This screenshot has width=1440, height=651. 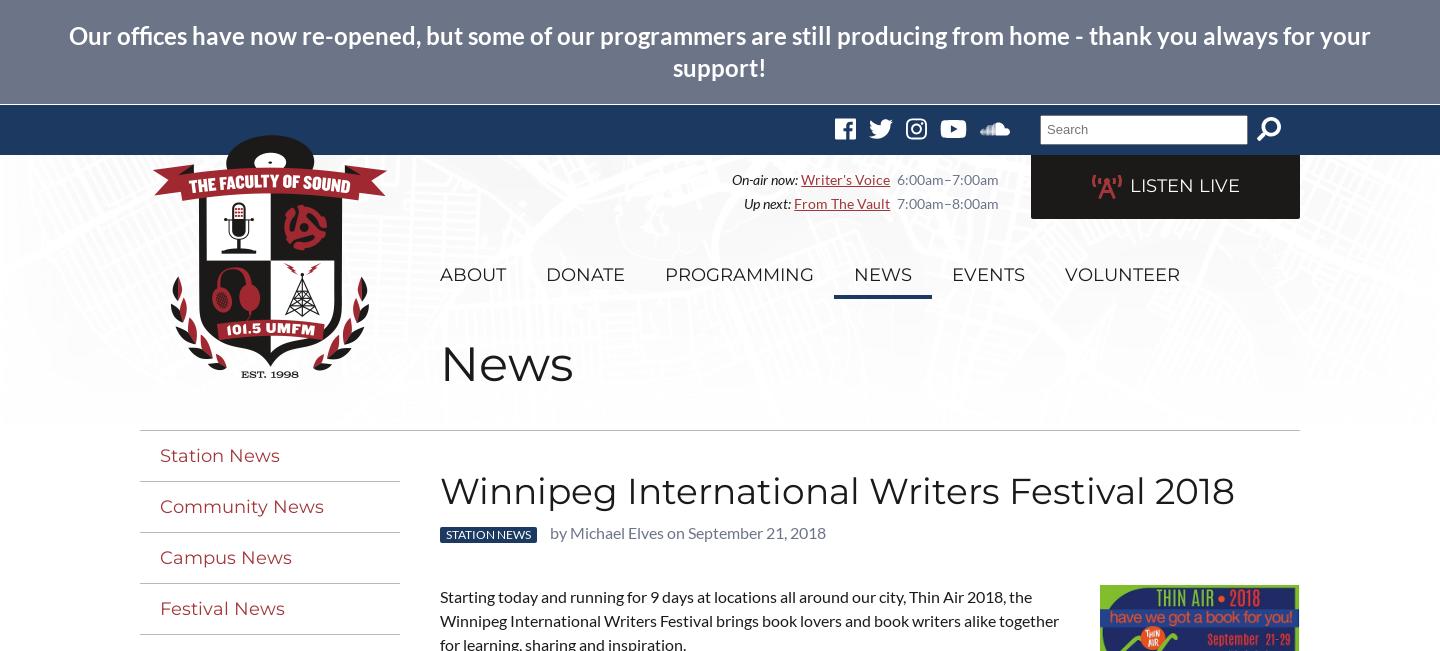 What do you see at coordinates (813, 595) in the screenshot?
I see `'days at loca­tions all around our city, Thin Air'` at bounding box center [813, 595].